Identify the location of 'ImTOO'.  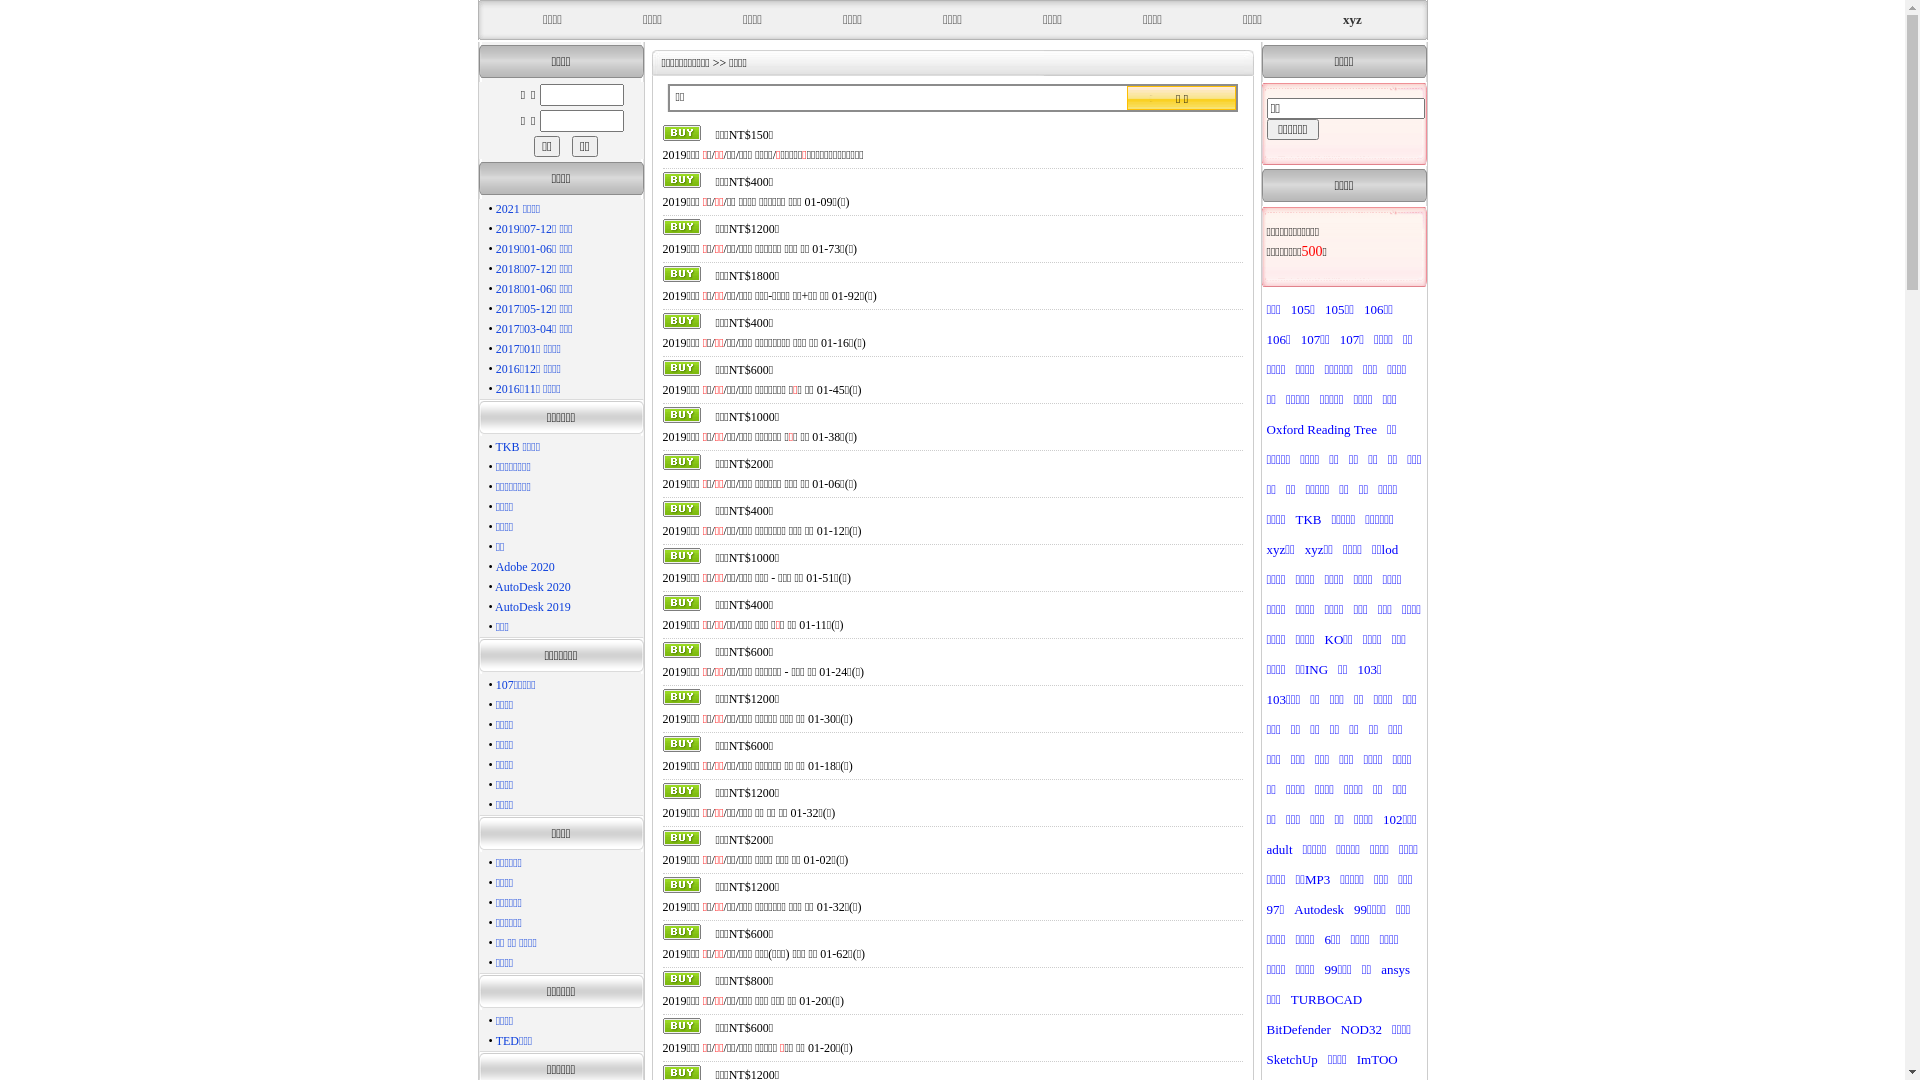
(1376, 1058).